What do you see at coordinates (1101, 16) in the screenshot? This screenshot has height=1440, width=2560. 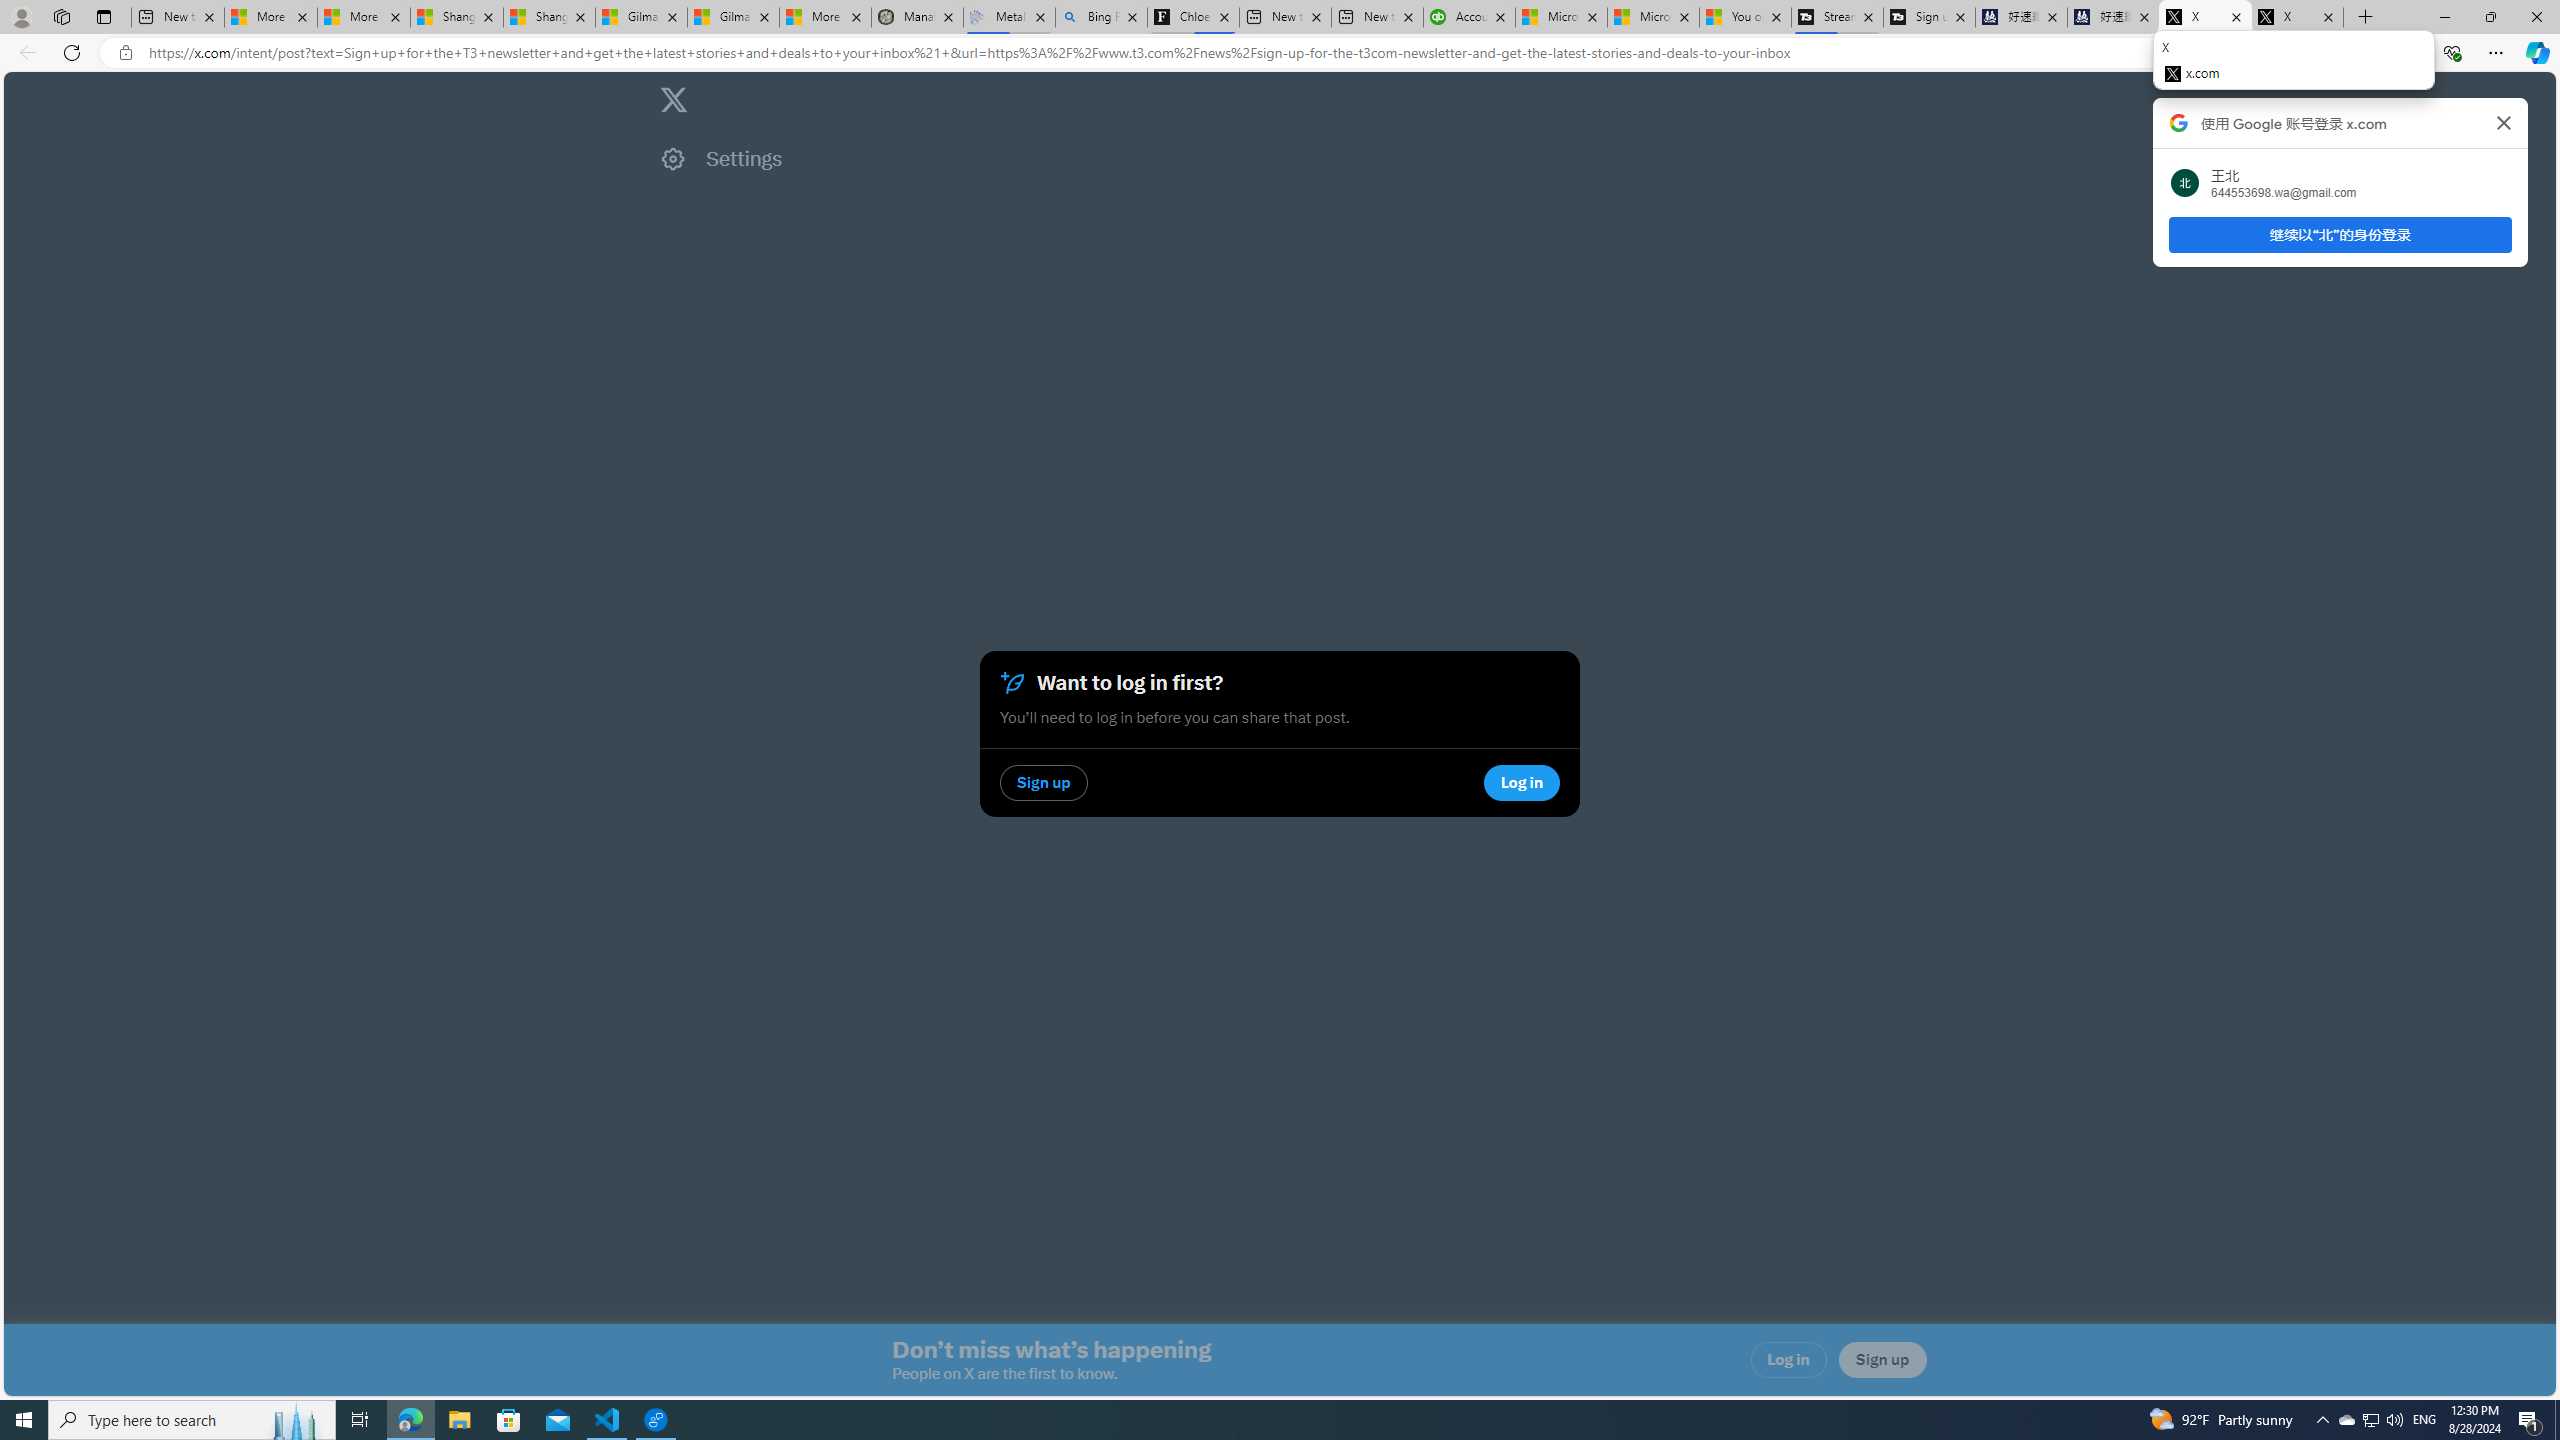 I see `'Bing Real Estate - Home sales and rental listings'` at bounding box center [1101, 16].